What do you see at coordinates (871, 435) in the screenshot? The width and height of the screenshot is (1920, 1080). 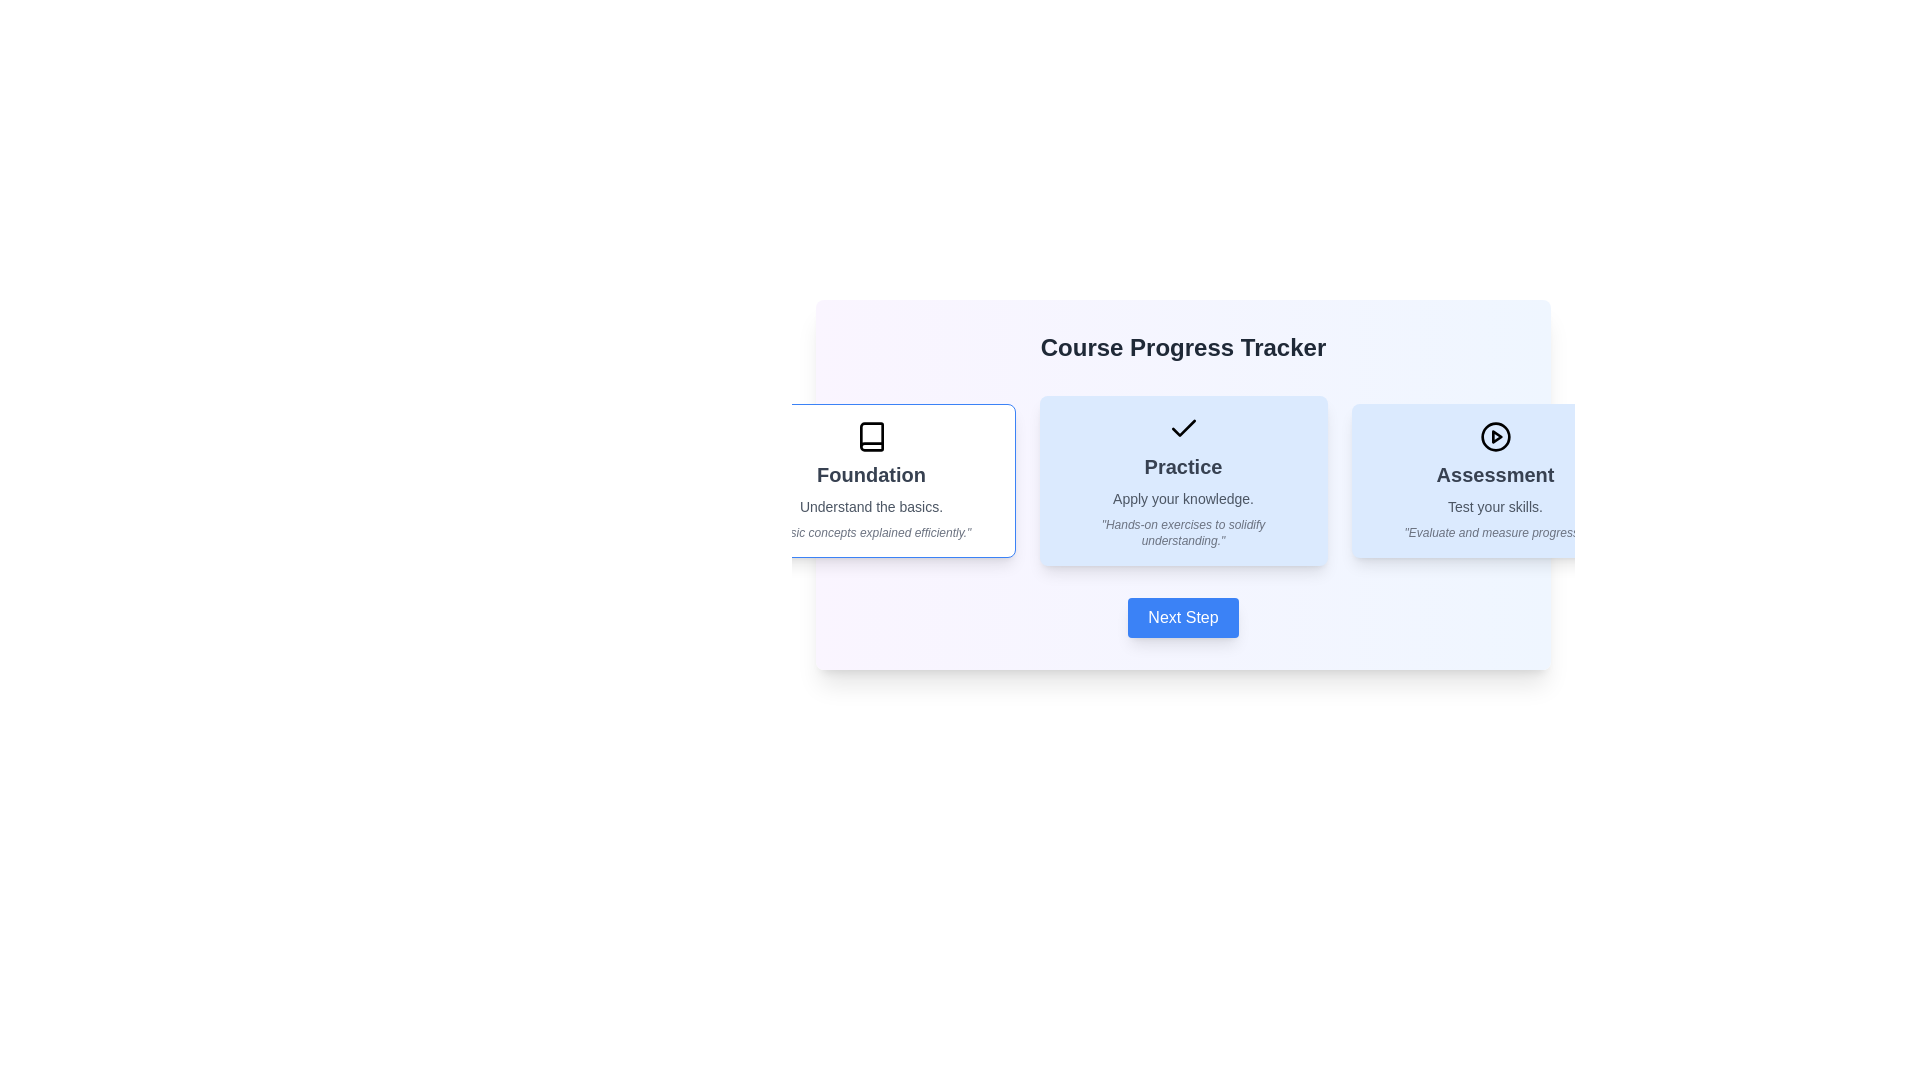 I see `the decorative icon located at the top of the 'Foundation' card, preceding the text 'Foundation' and 'Understand the basics.'` at bounding box center [871, 435].